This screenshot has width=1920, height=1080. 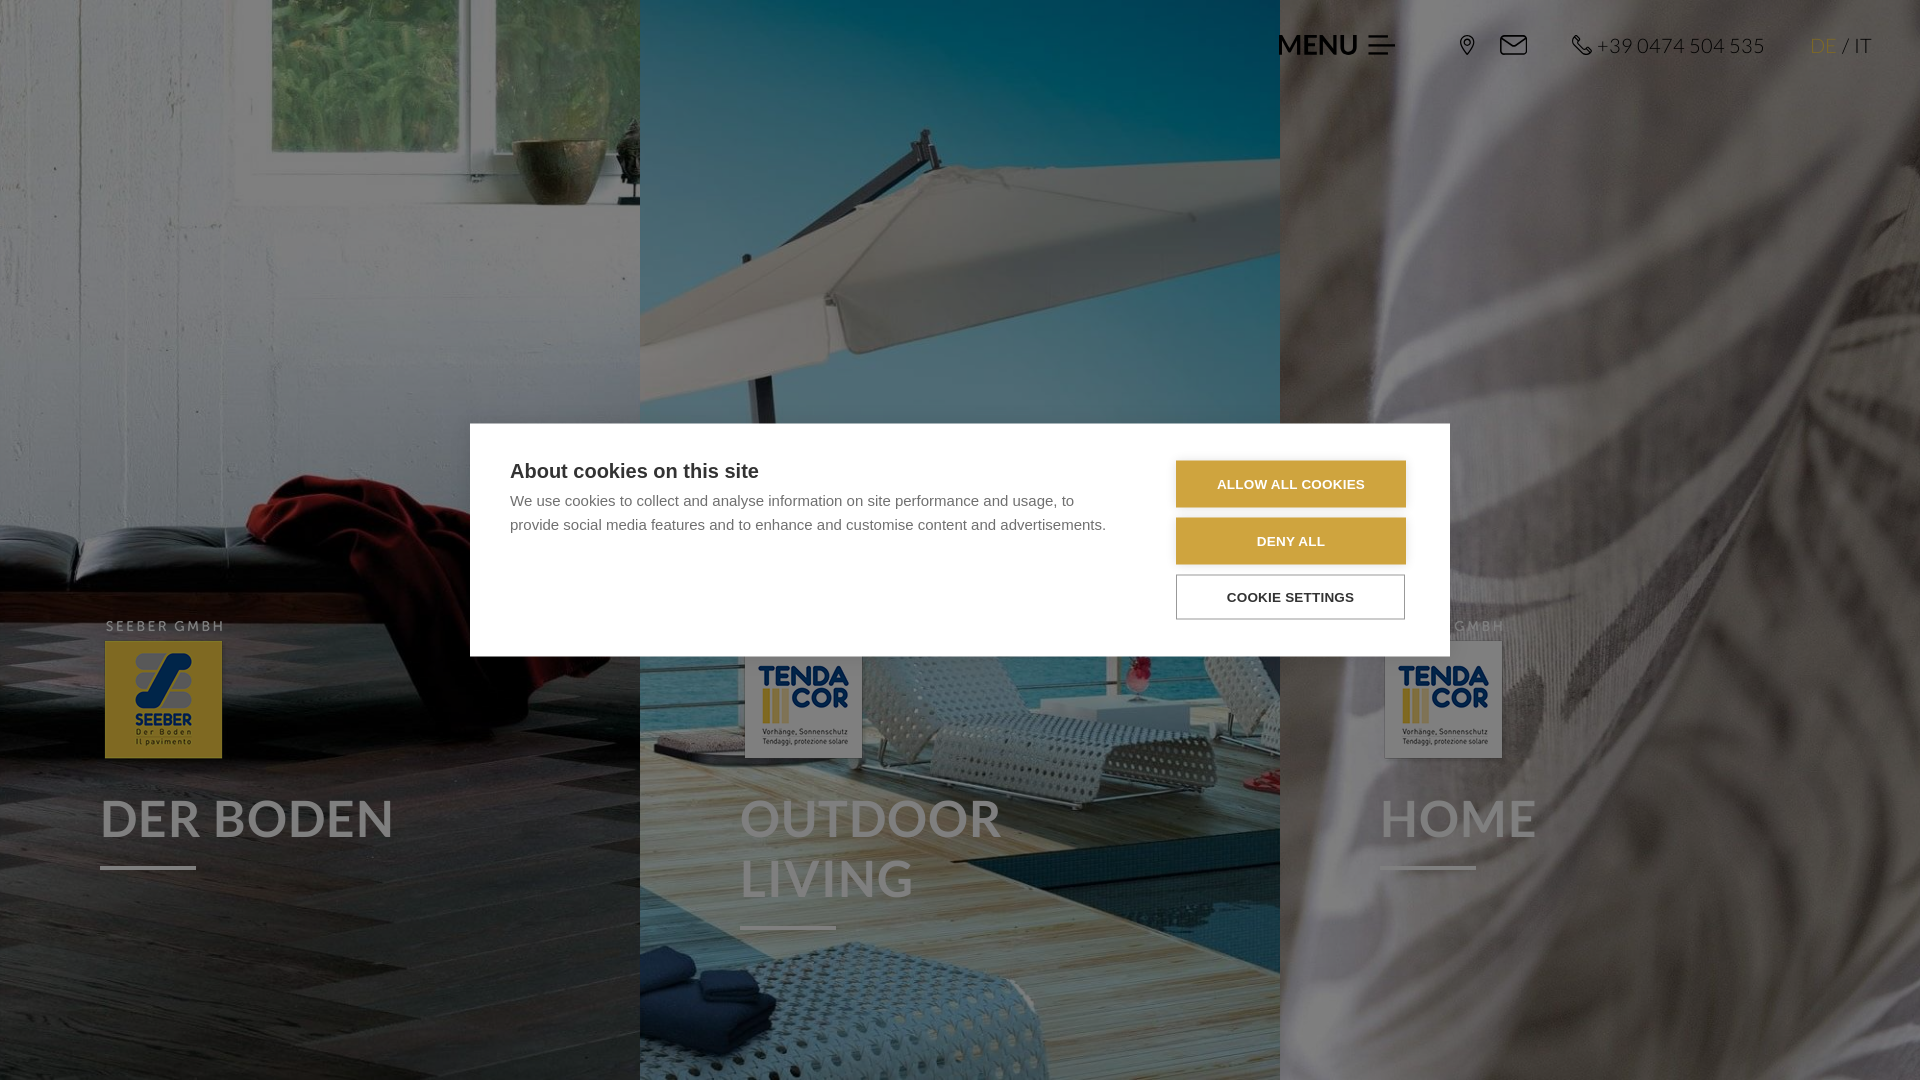 I want to click on 'OUTDOOR LIVING', so click(x=960, y=774).